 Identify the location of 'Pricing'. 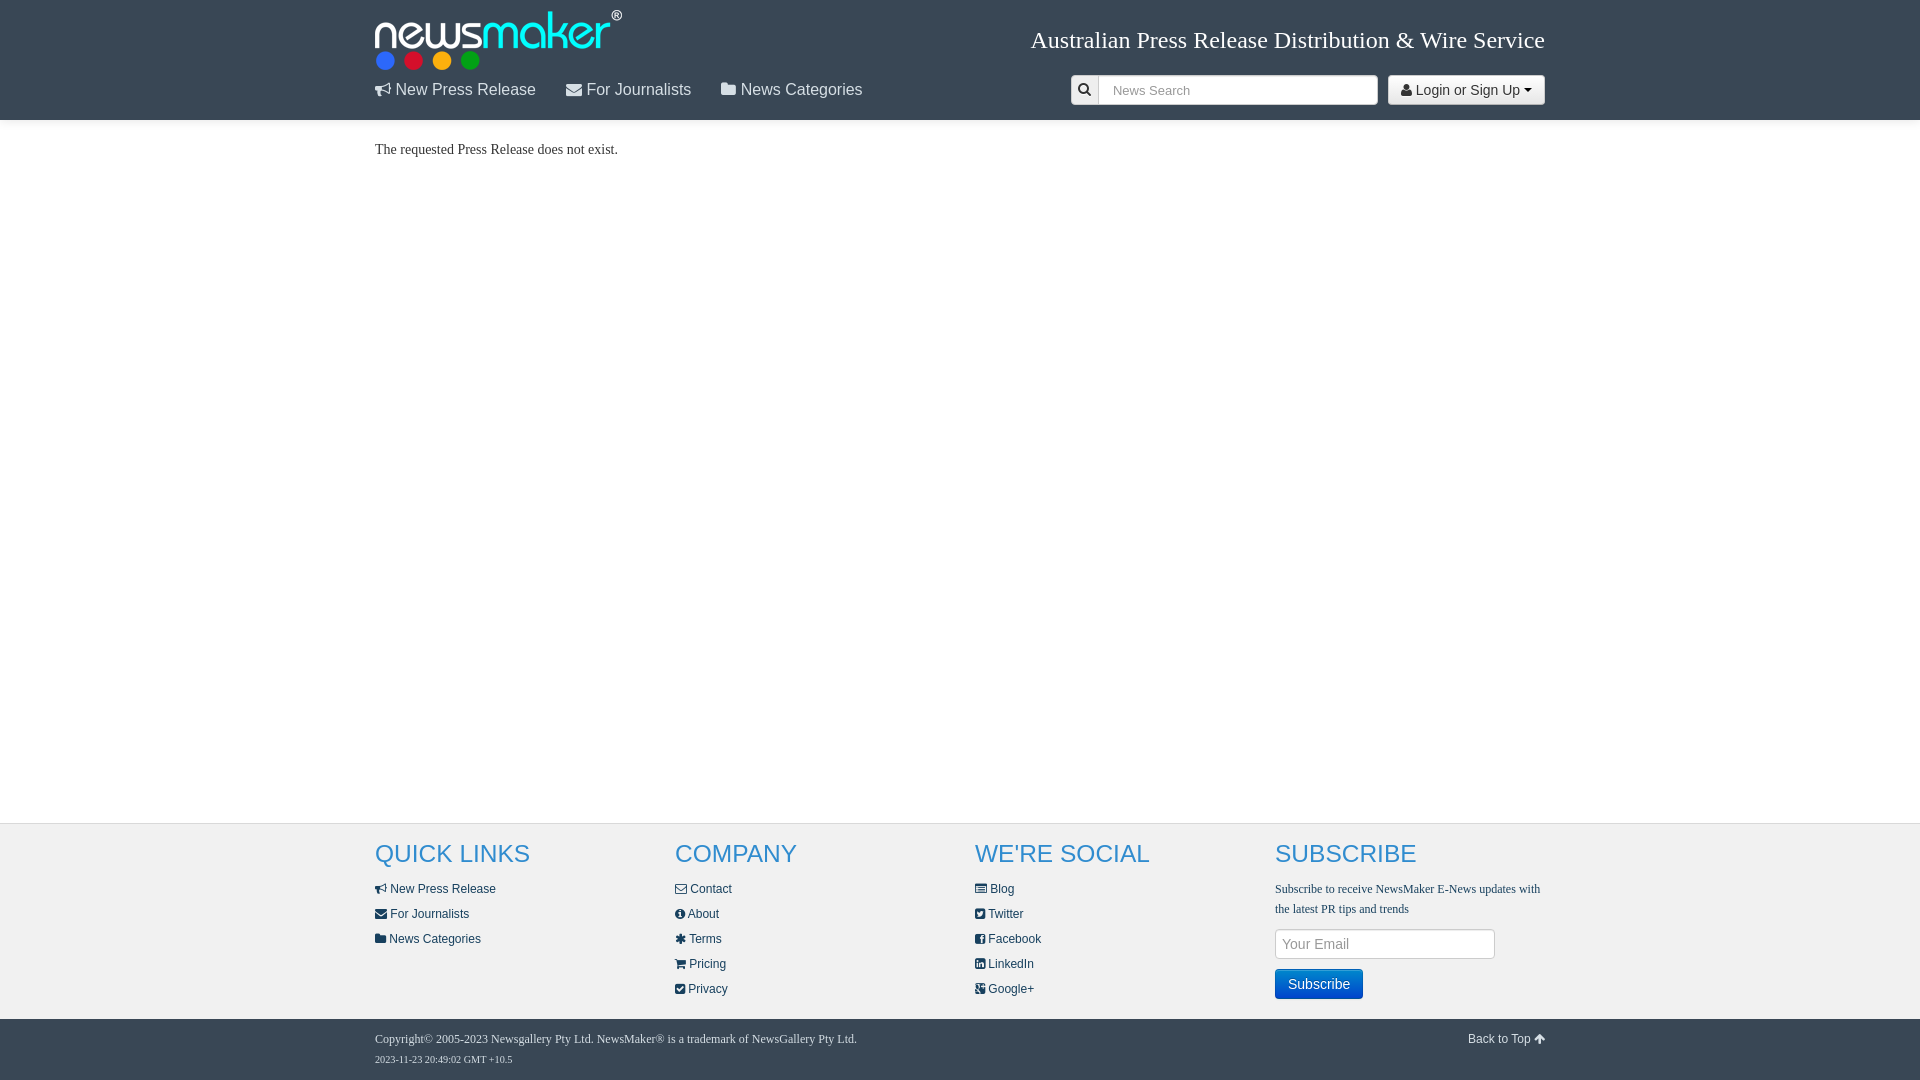
(700, 963).